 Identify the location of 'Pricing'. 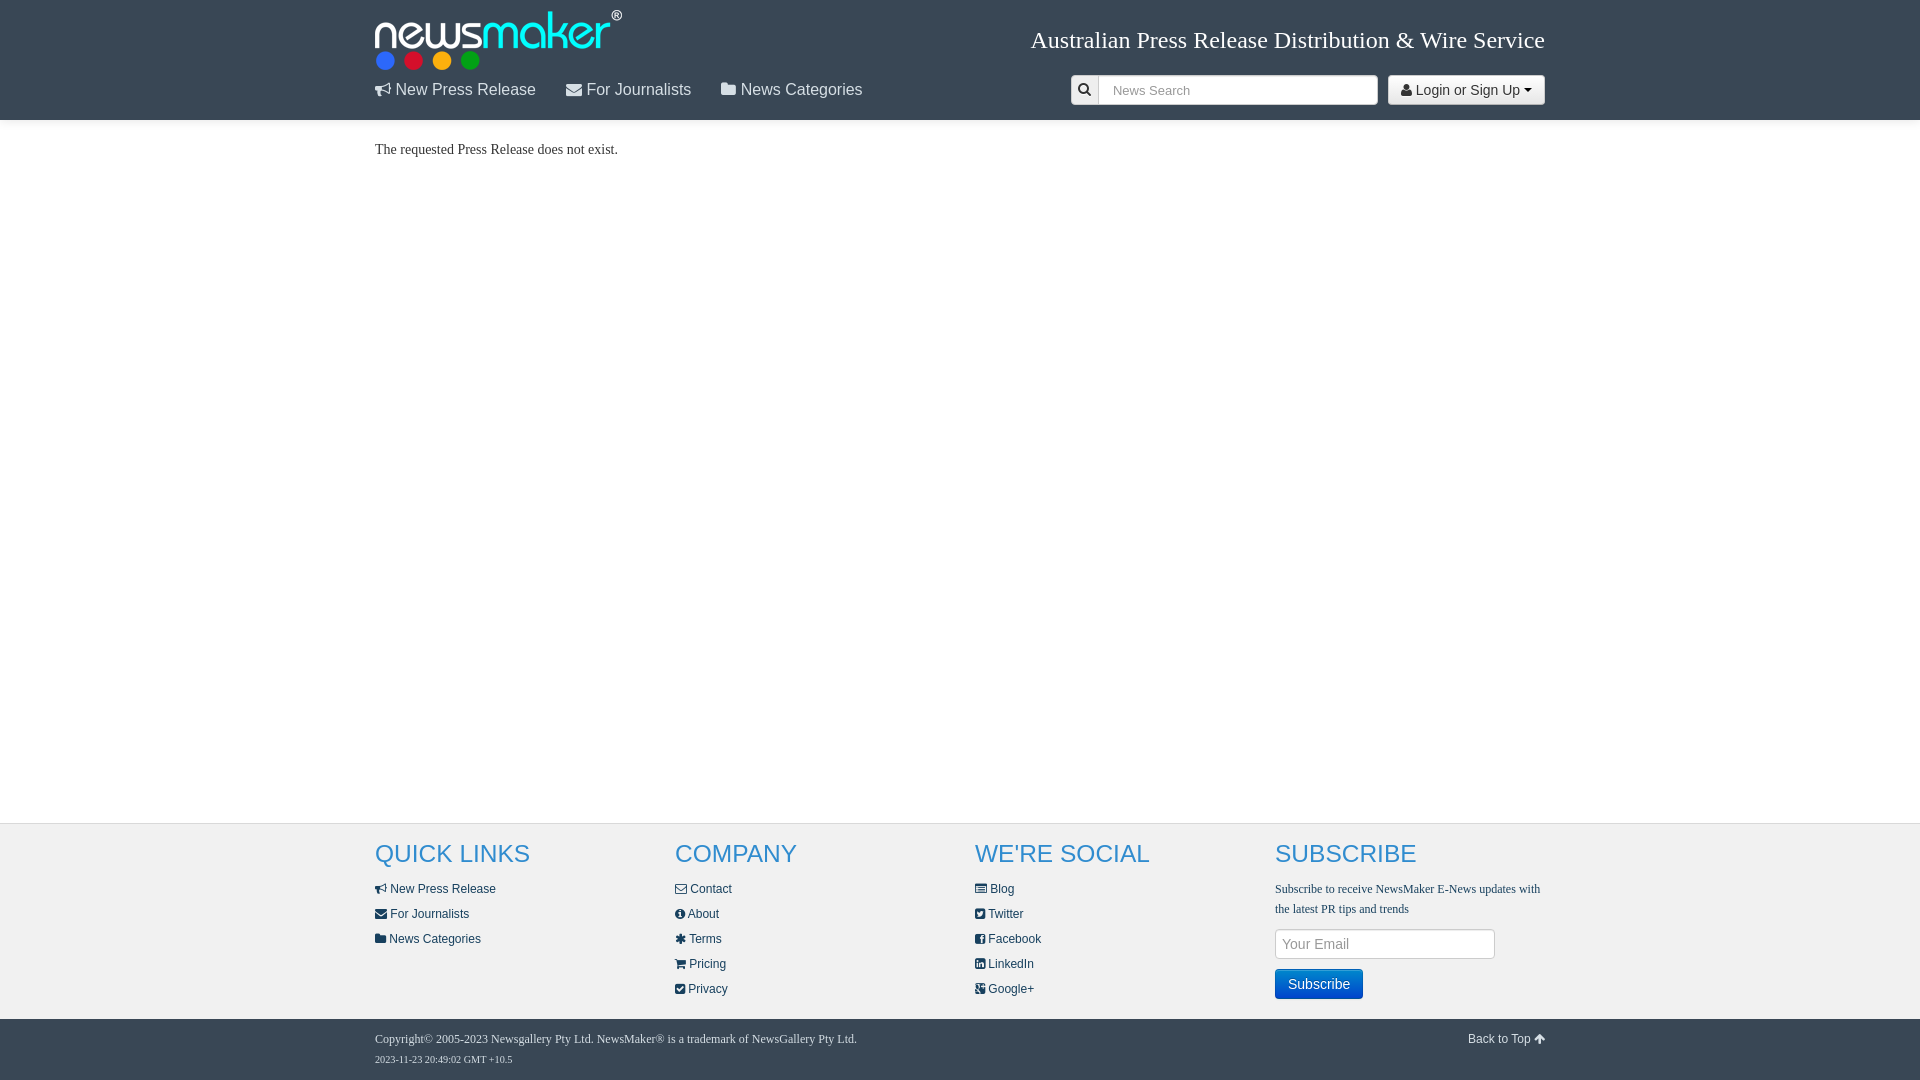
(700, 963).